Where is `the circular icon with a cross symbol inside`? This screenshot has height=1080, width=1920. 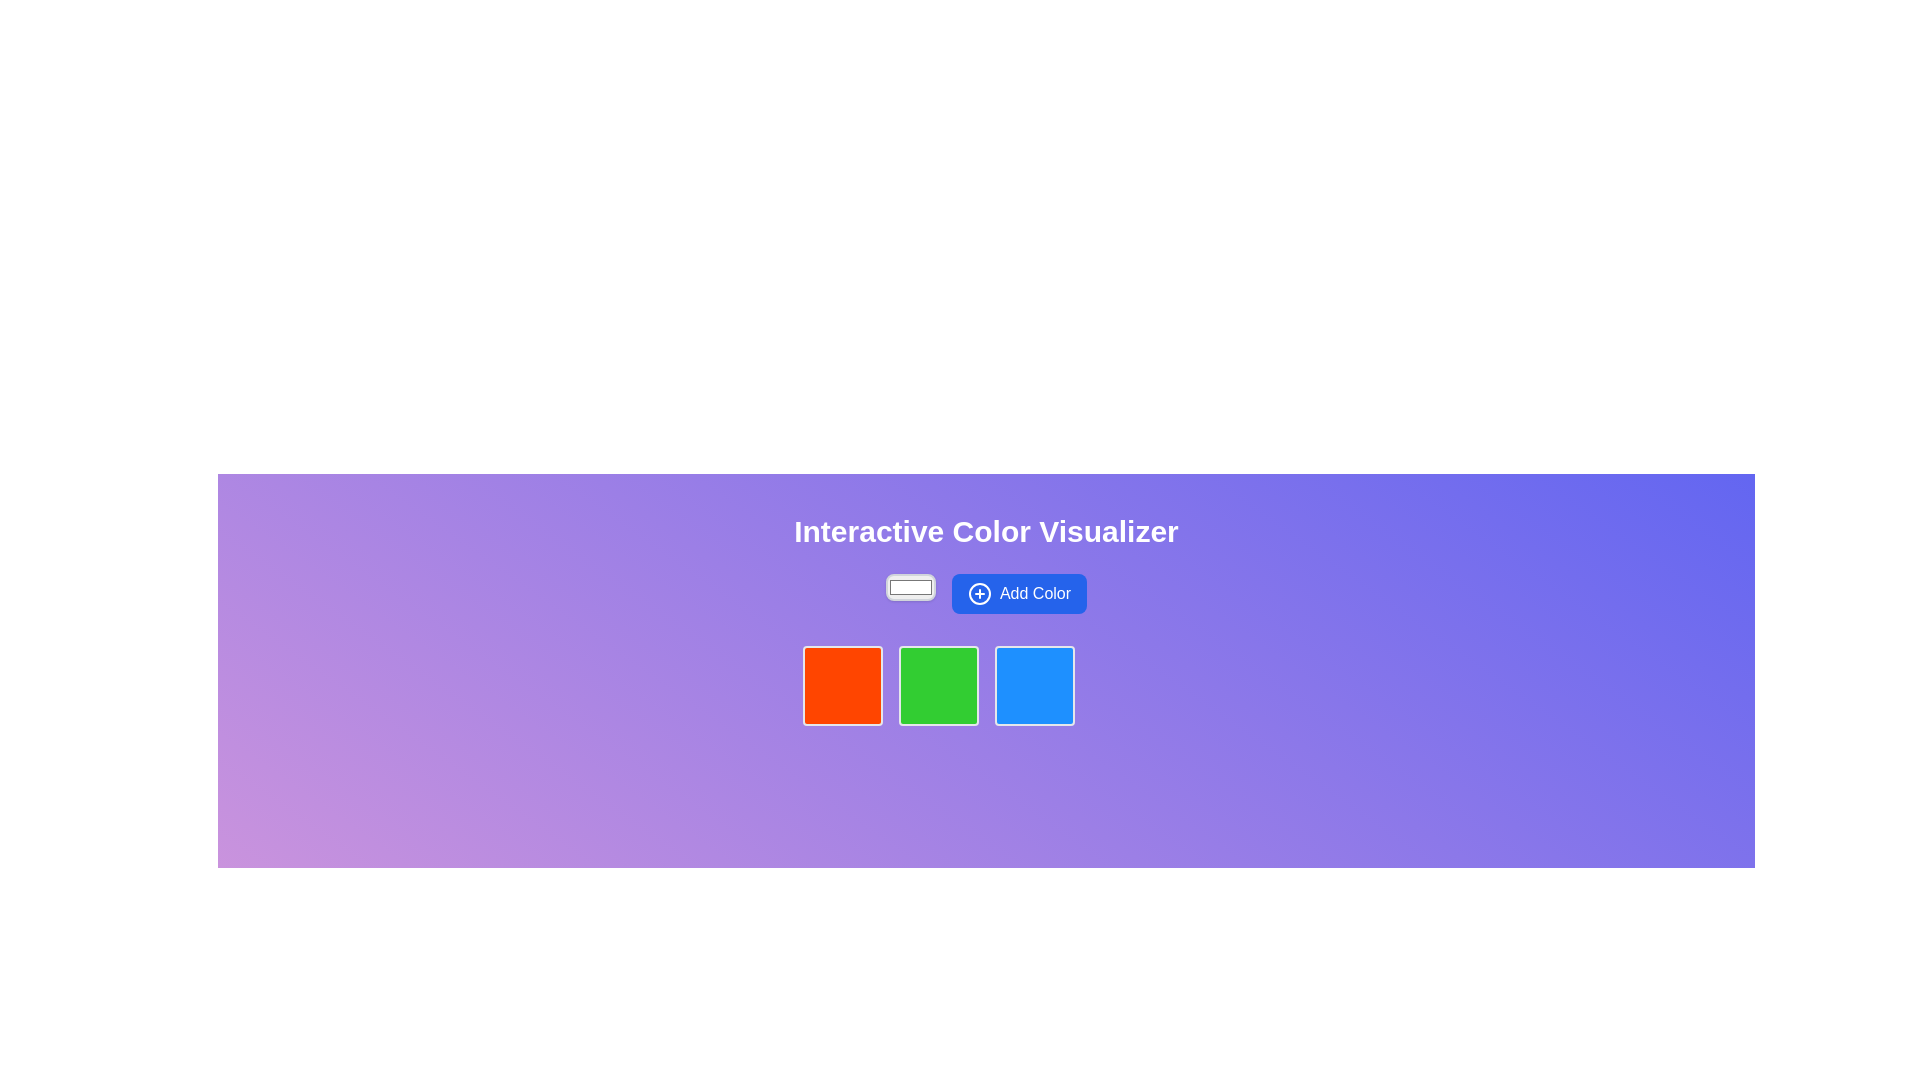
the circular icon with a cross symbol inside is located at coordinates (979, 593).